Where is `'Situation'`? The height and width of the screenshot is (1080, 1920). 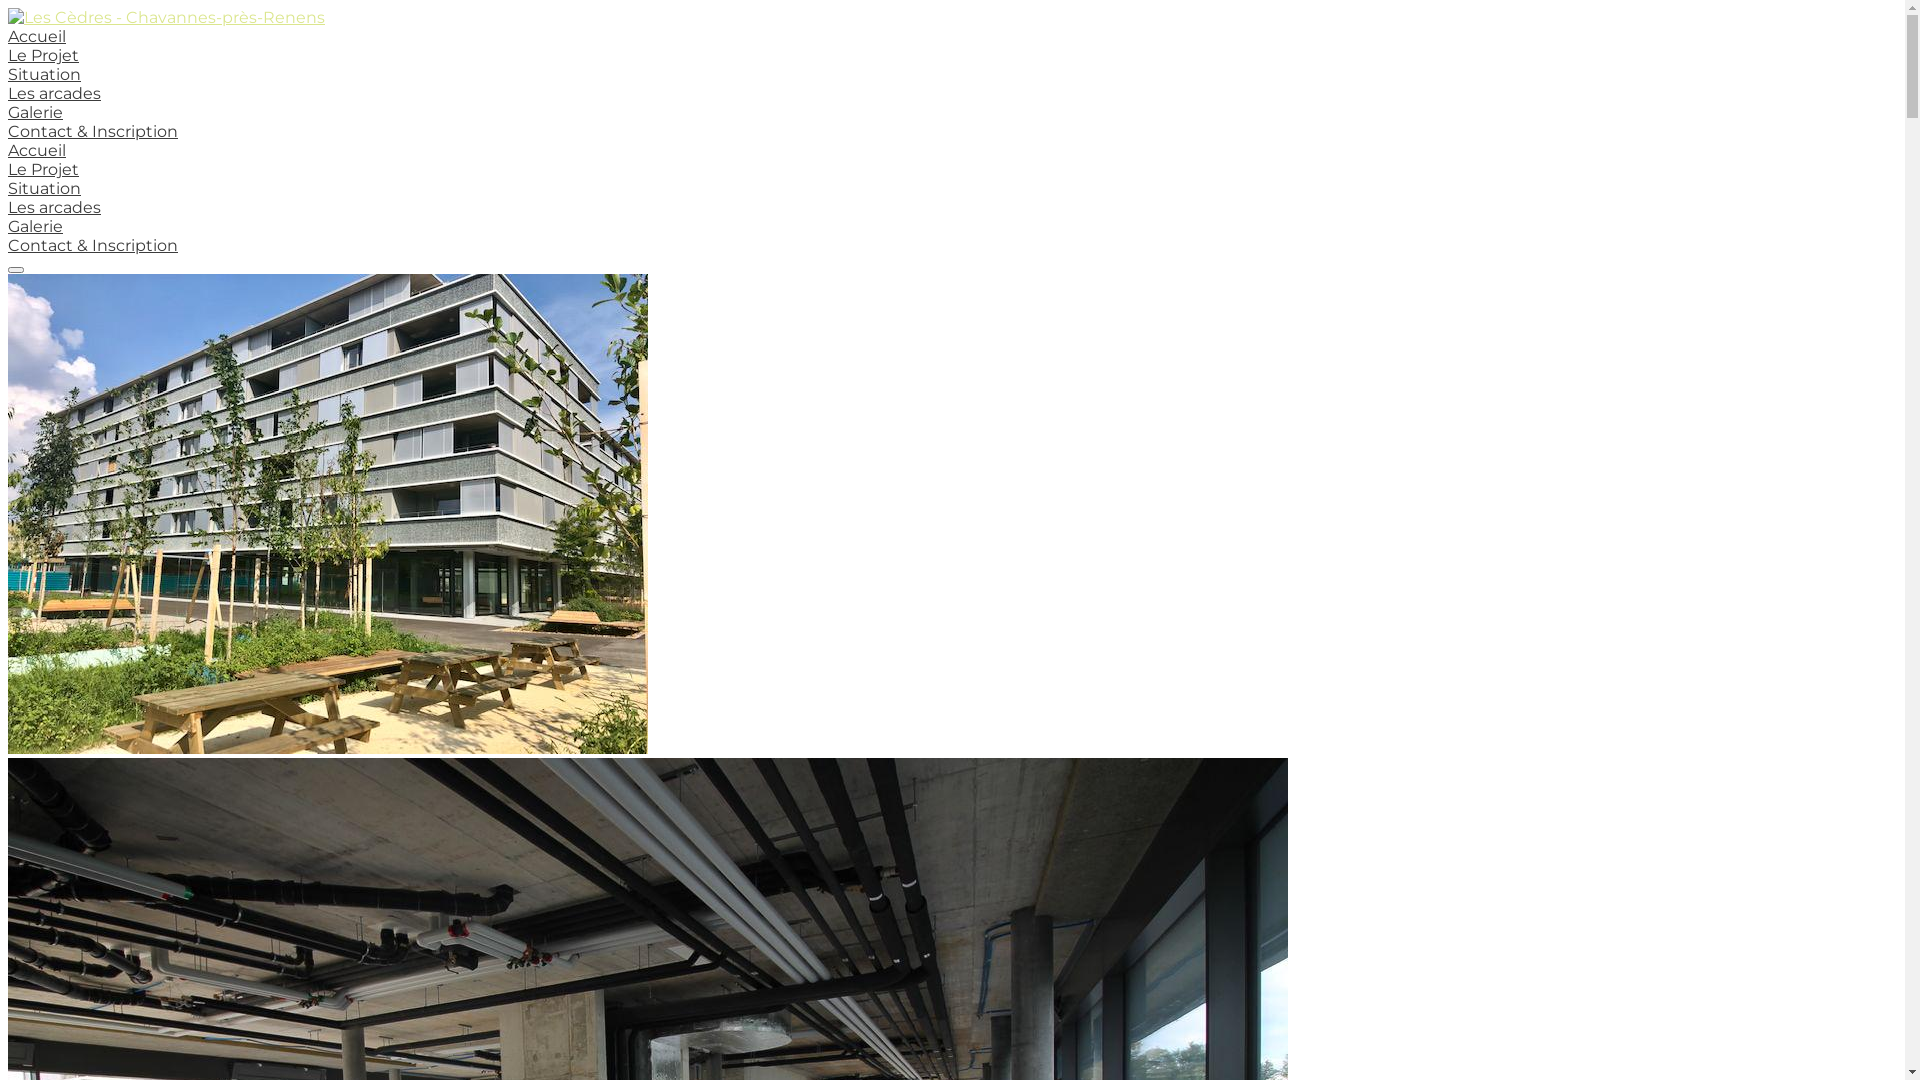
'Situation' is located at coordinates (44, 73).